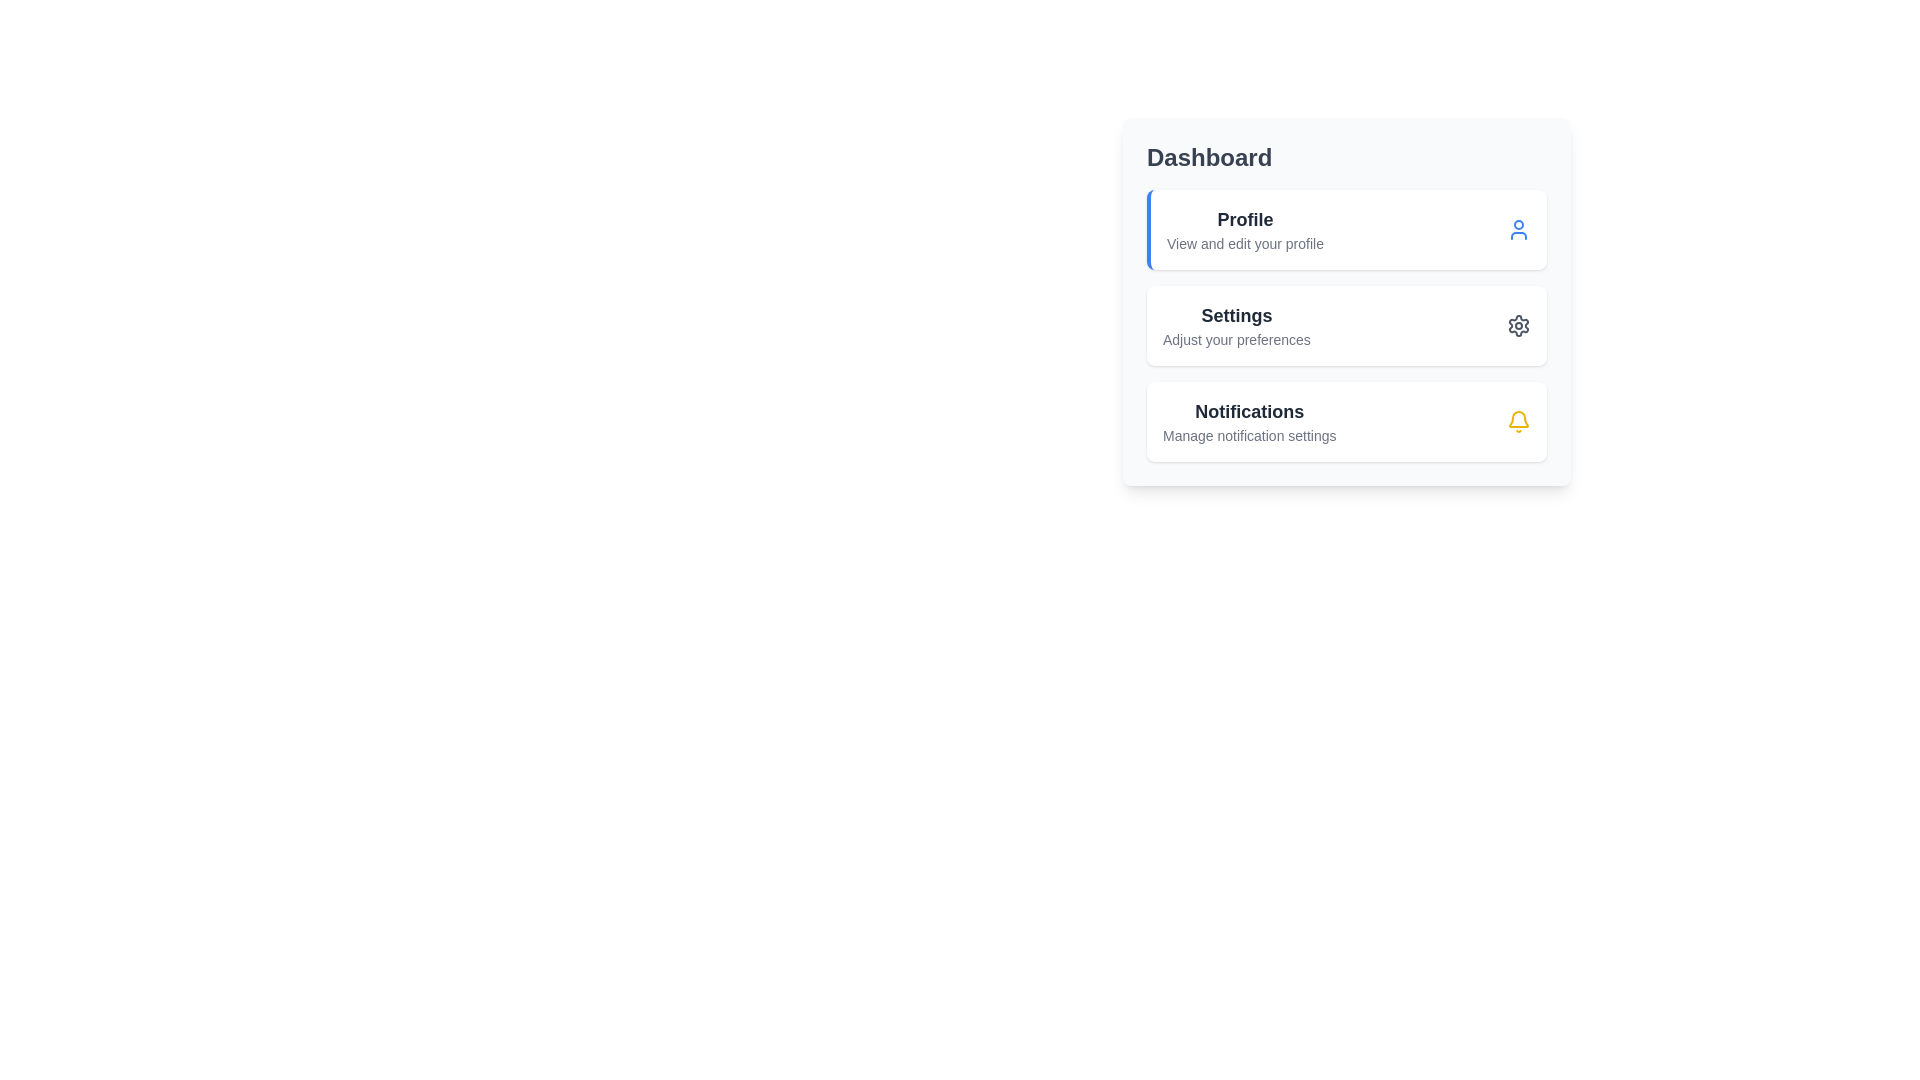  What do you see at coordinates (1518, 325) in the screenshot?
I see `the 'Settings' icon in the vertical navigation menu` at bounding box center [1518, 325].